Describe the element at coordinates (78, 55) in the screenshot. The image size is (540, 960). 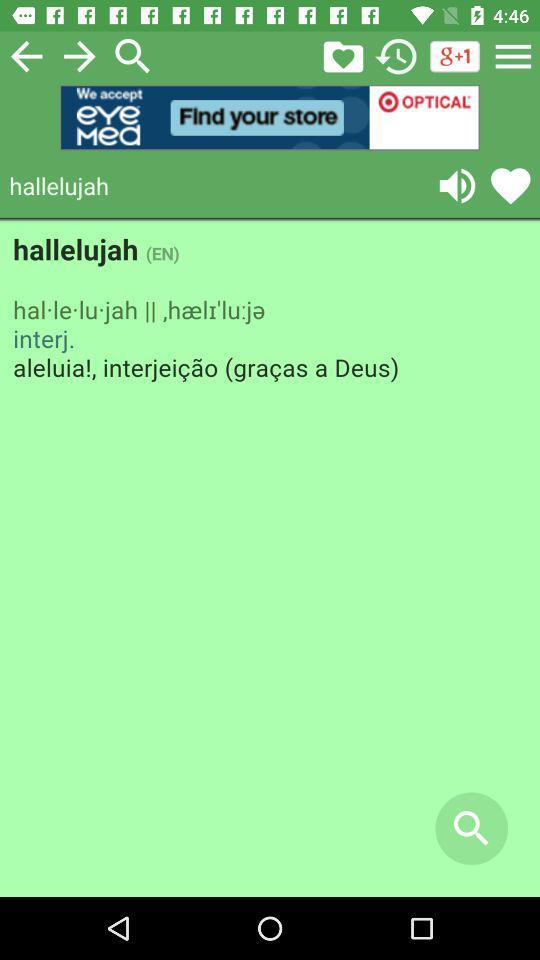
I see `the arrow_forward icon` at that location.